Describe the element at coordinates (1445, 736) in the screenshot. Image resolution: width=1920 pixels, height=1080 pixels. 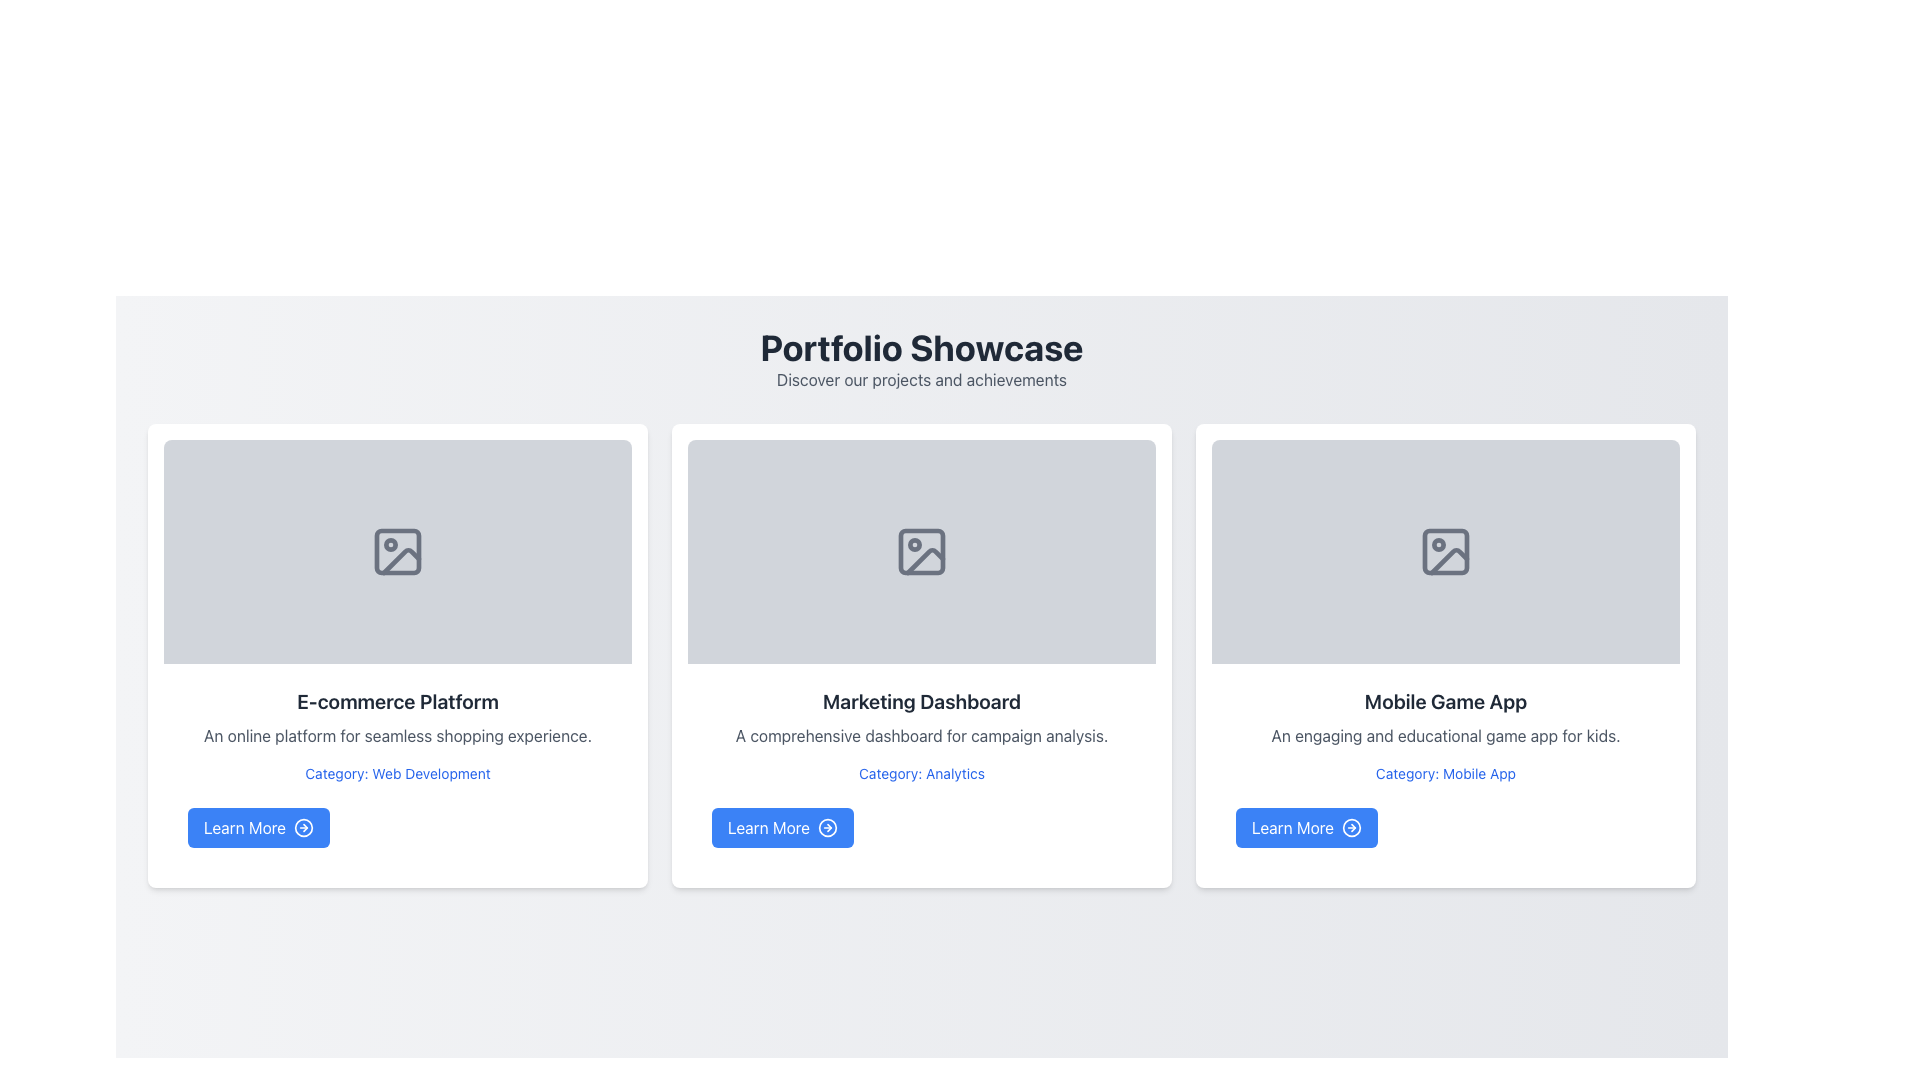
I see `the text label reading 'An engaging and educational game app for kids.' located in the central card of the three-card layout, positioned below the title 'Mobile Game App.'` at that location.